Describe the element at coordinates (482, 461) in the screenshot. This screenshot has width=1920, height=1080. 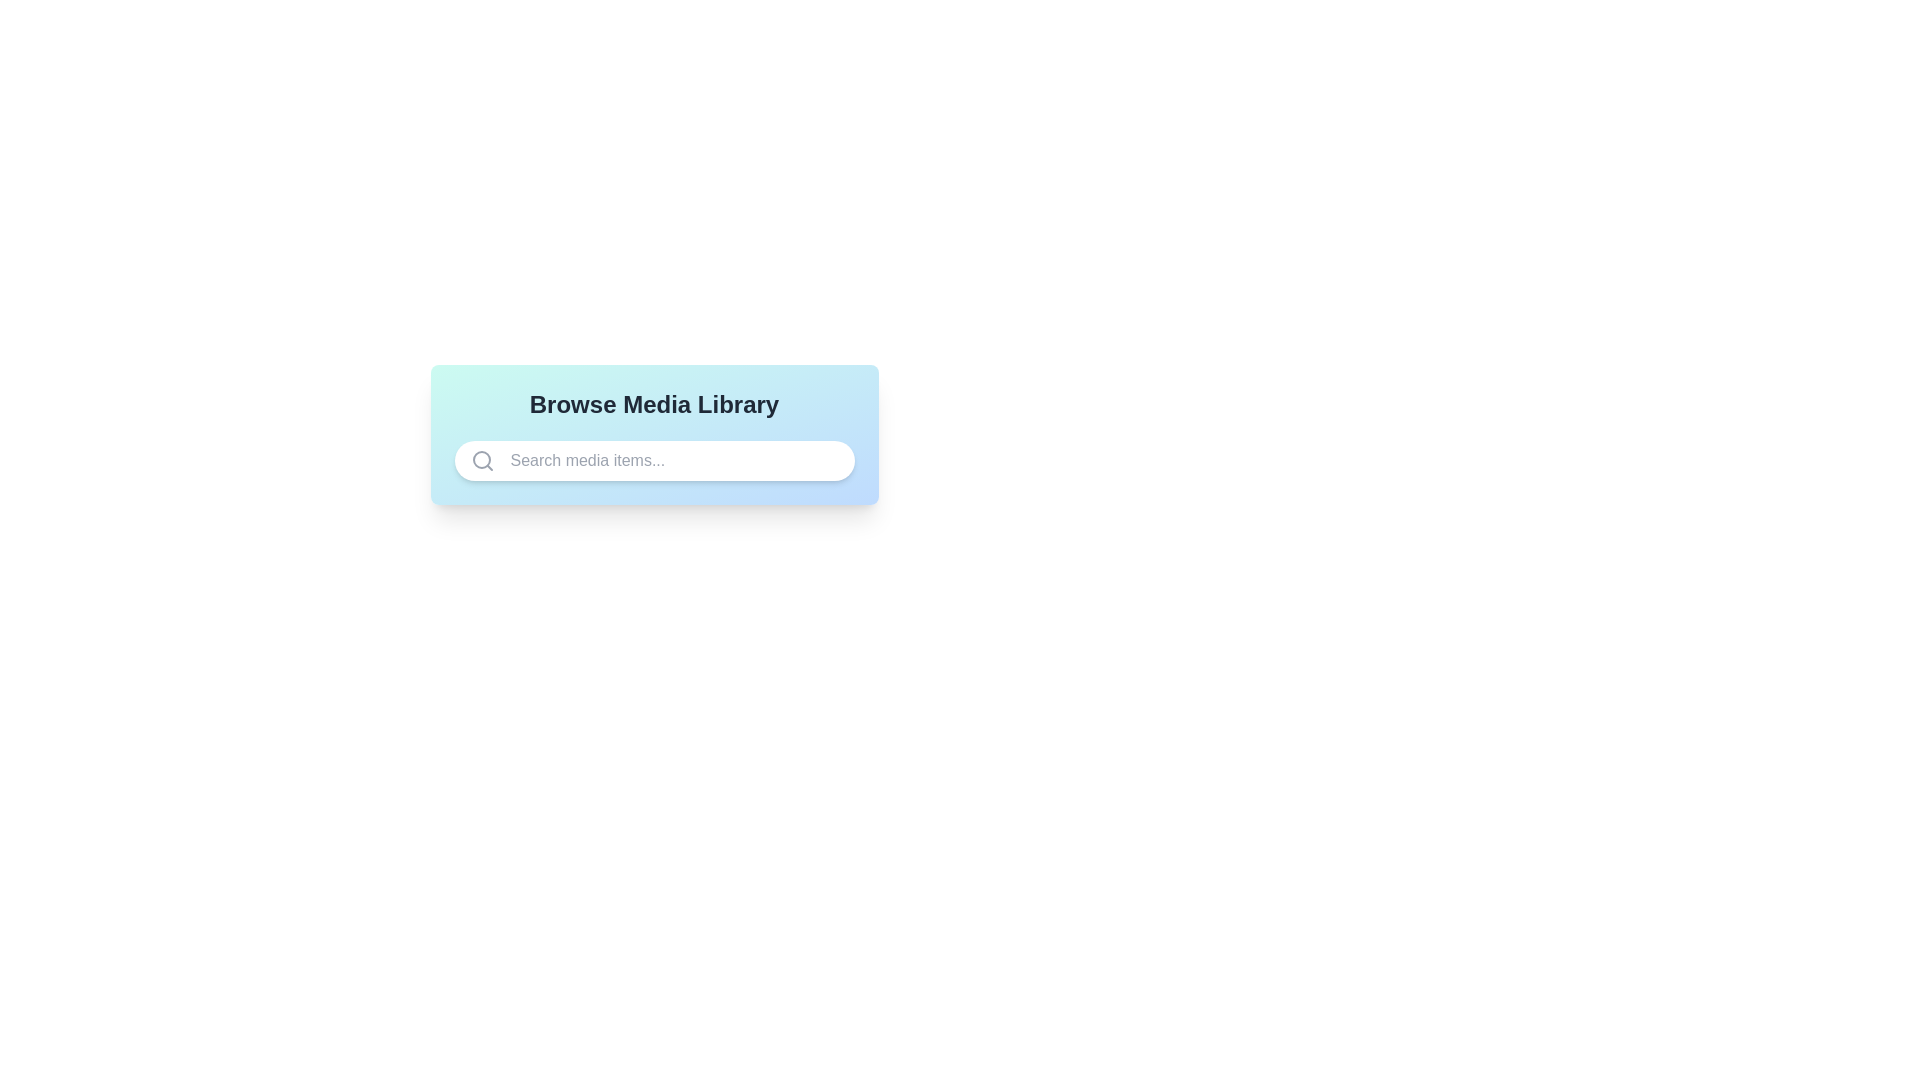
I see `the search icon located on the left side of the rounded box` at that location.